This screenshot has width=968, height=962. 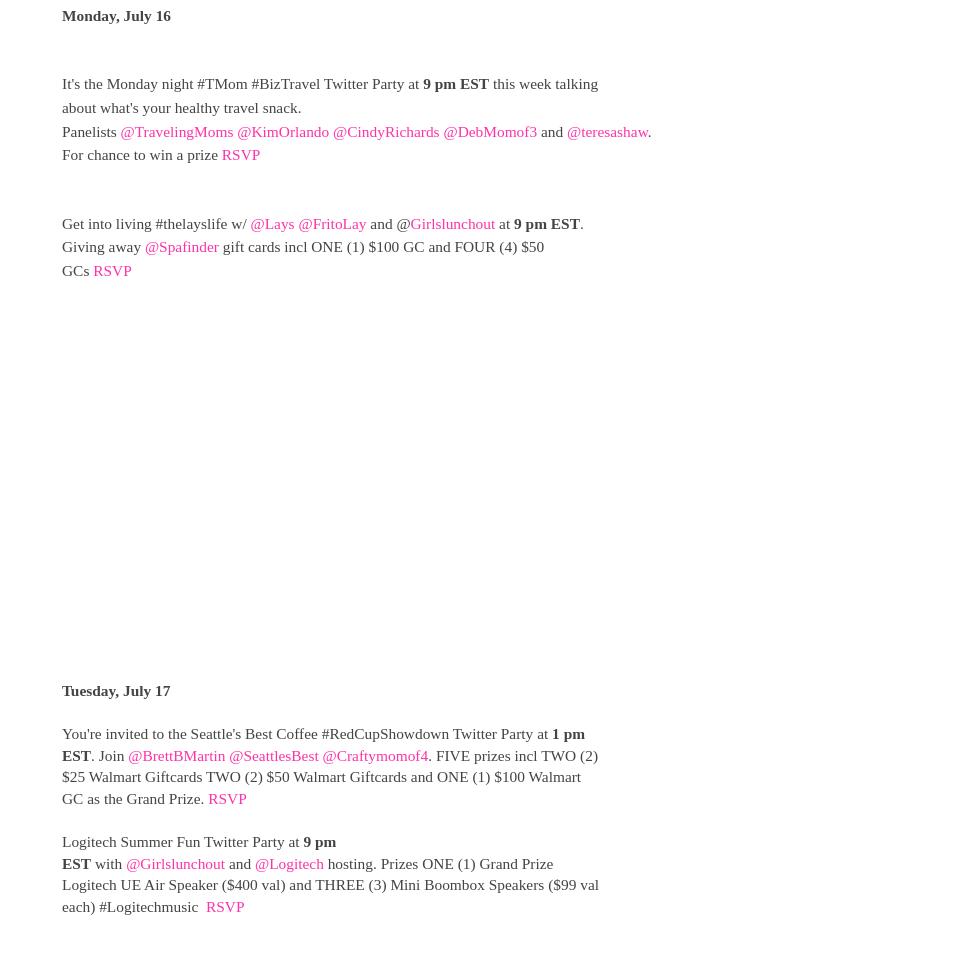 I want to click on 'Get into living #thelayslife w/', so click(x=155, y=221).